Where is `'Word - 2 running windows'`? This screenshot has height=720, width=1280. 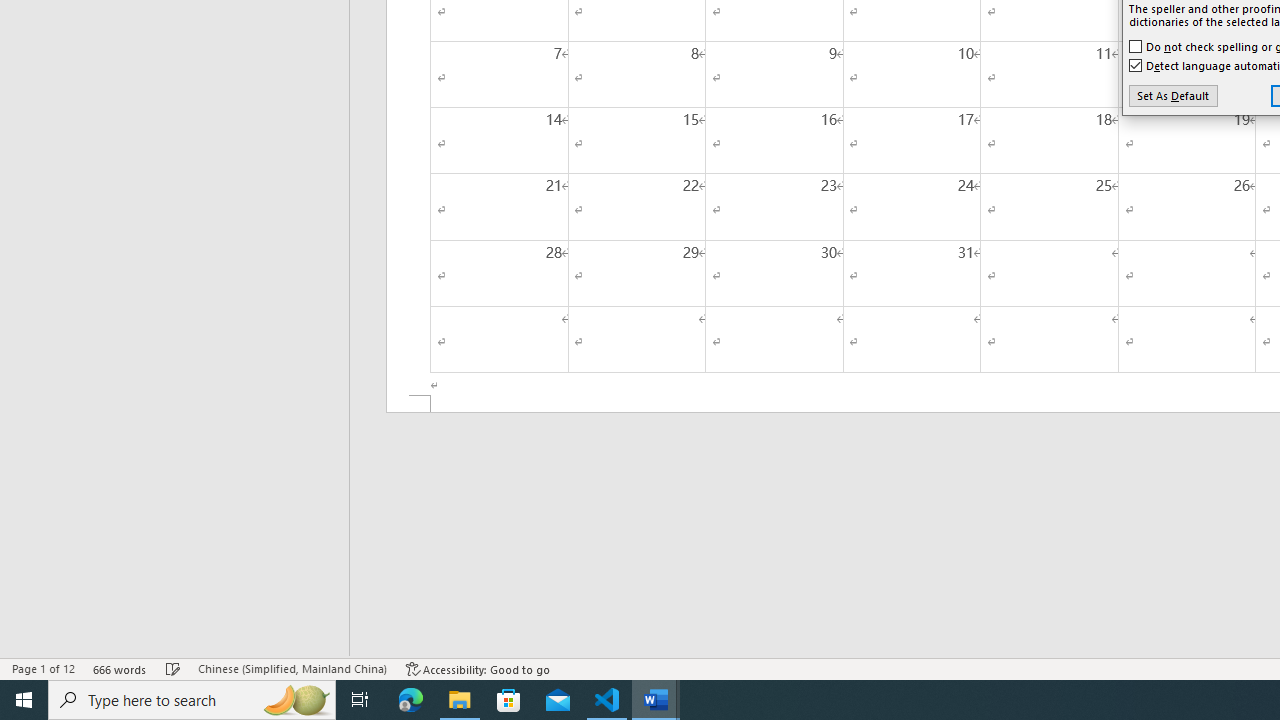 'Word - 2 running windows' is located at coordinates (656, 698).